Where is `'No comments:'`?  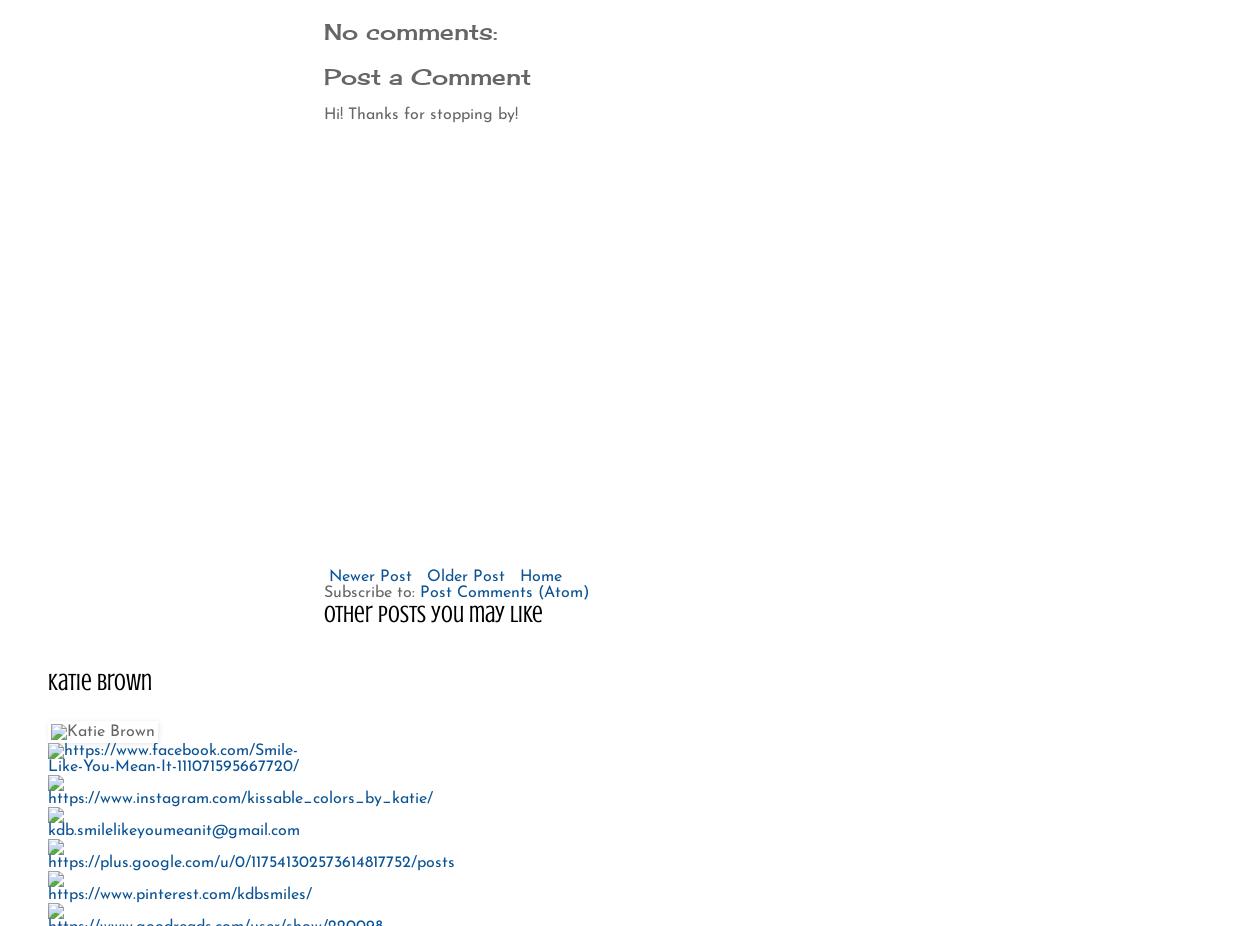 'No comments:' is located at coordinates (409, 30).